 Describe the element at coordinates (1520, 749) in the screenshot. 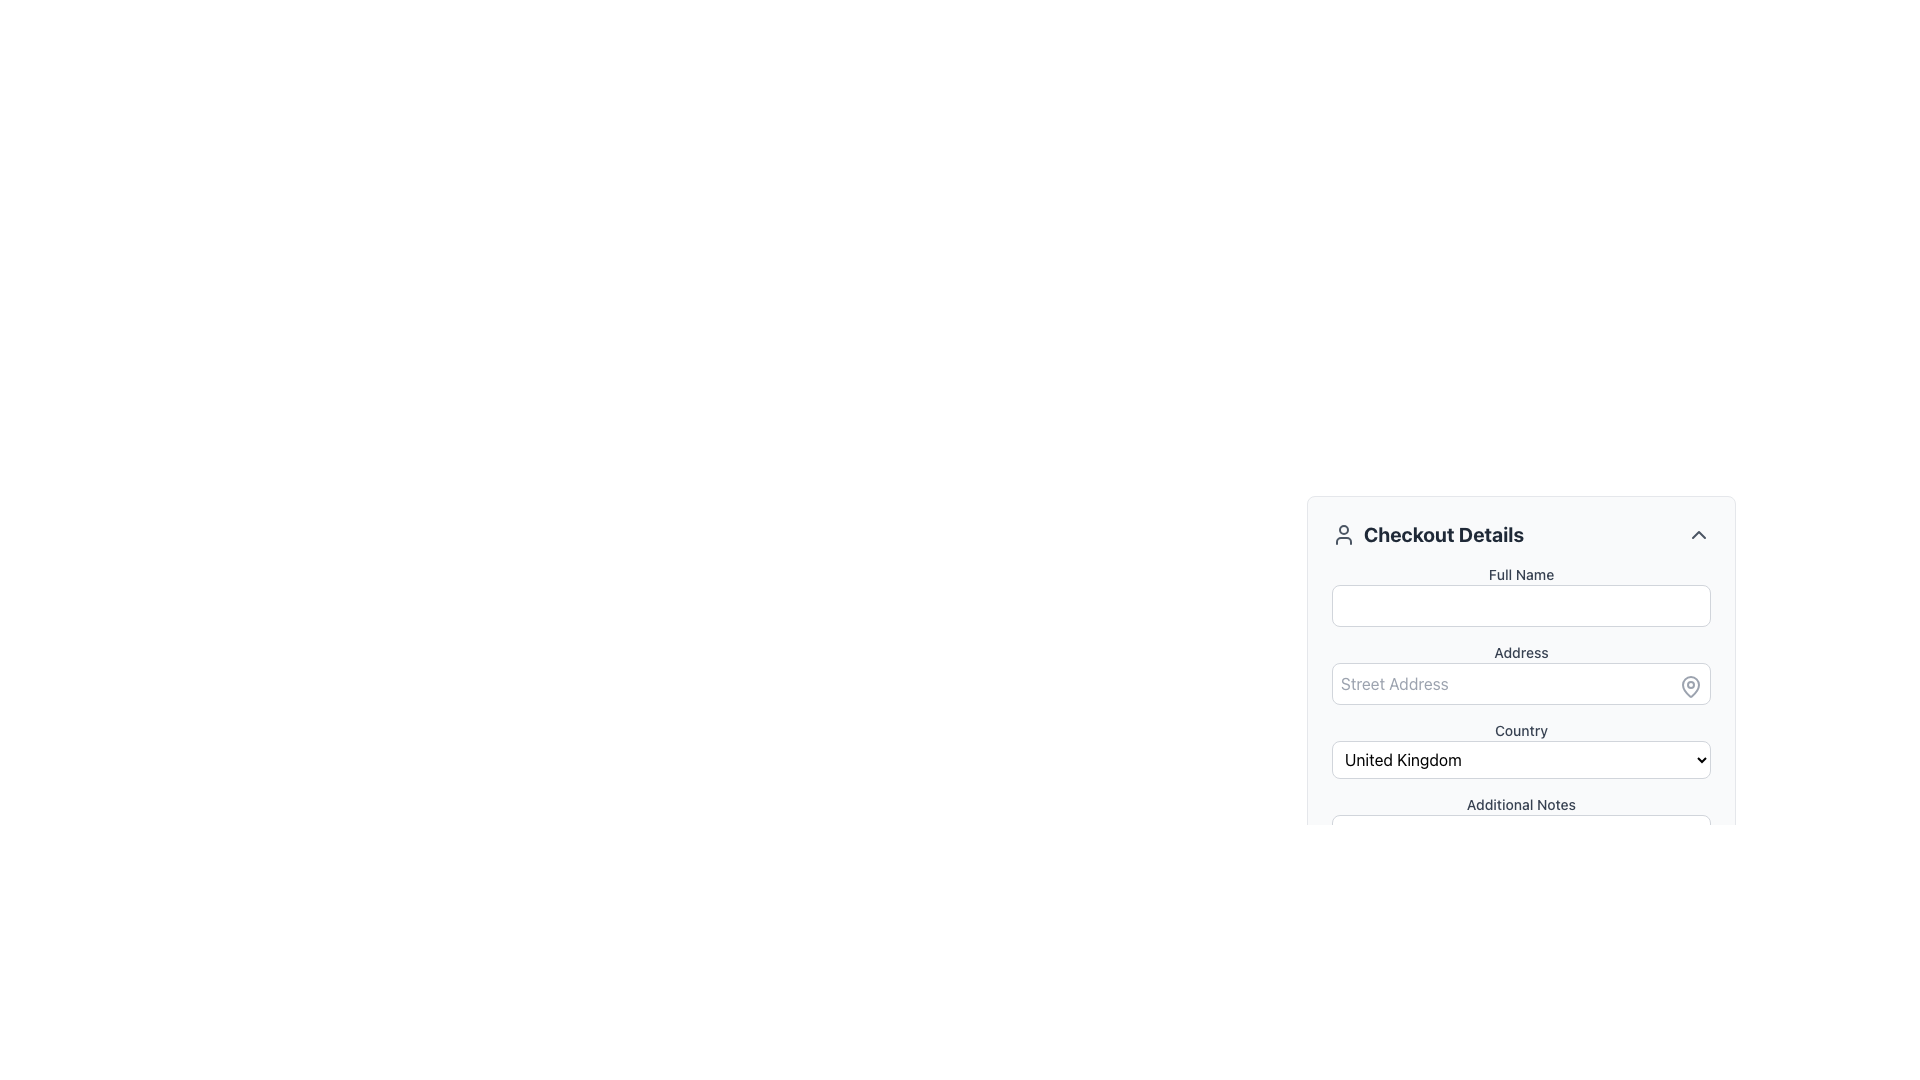

I see `the down arrow of the dropdown menu labeled 'Country'` at that location.